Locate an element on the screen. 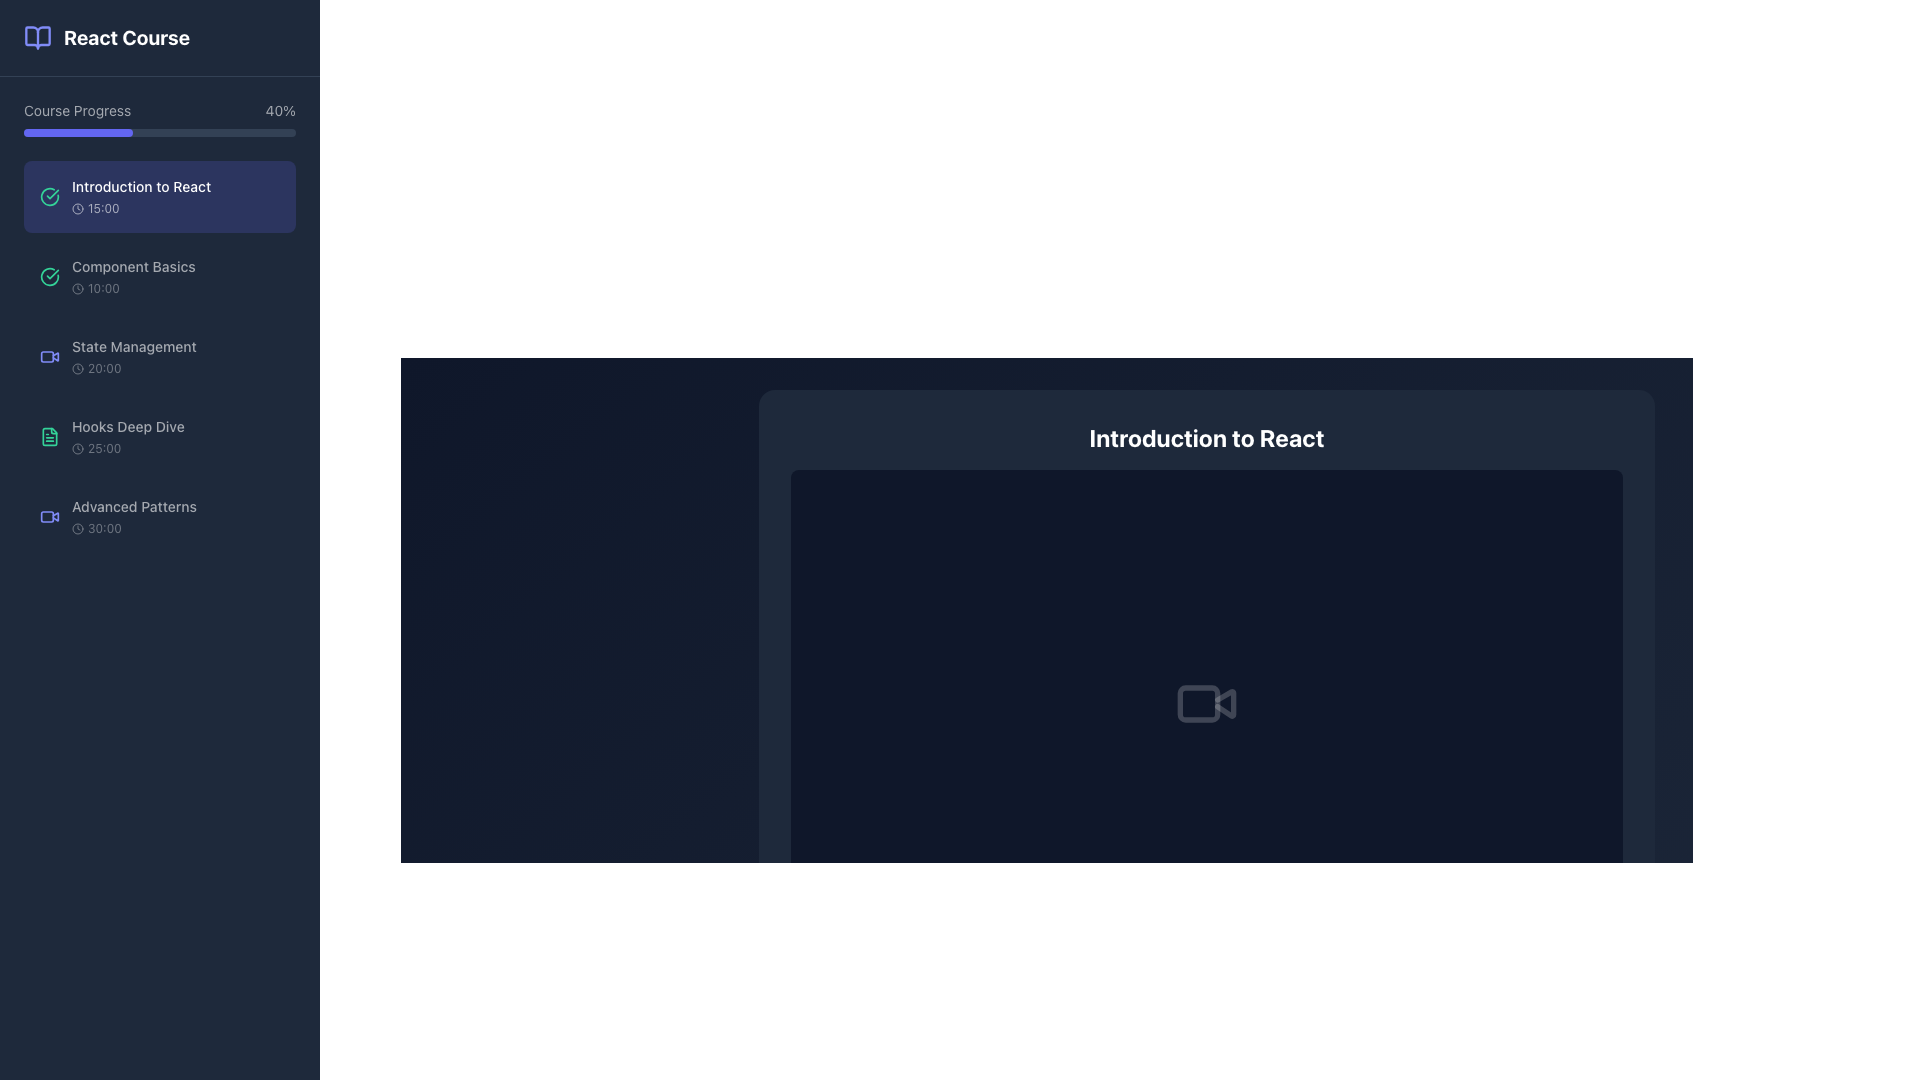 The width and height of the screenshot is (1920, 1080). the Interactive list item for 'Component Basics' in the React Course is located at coordinates (158, 277).